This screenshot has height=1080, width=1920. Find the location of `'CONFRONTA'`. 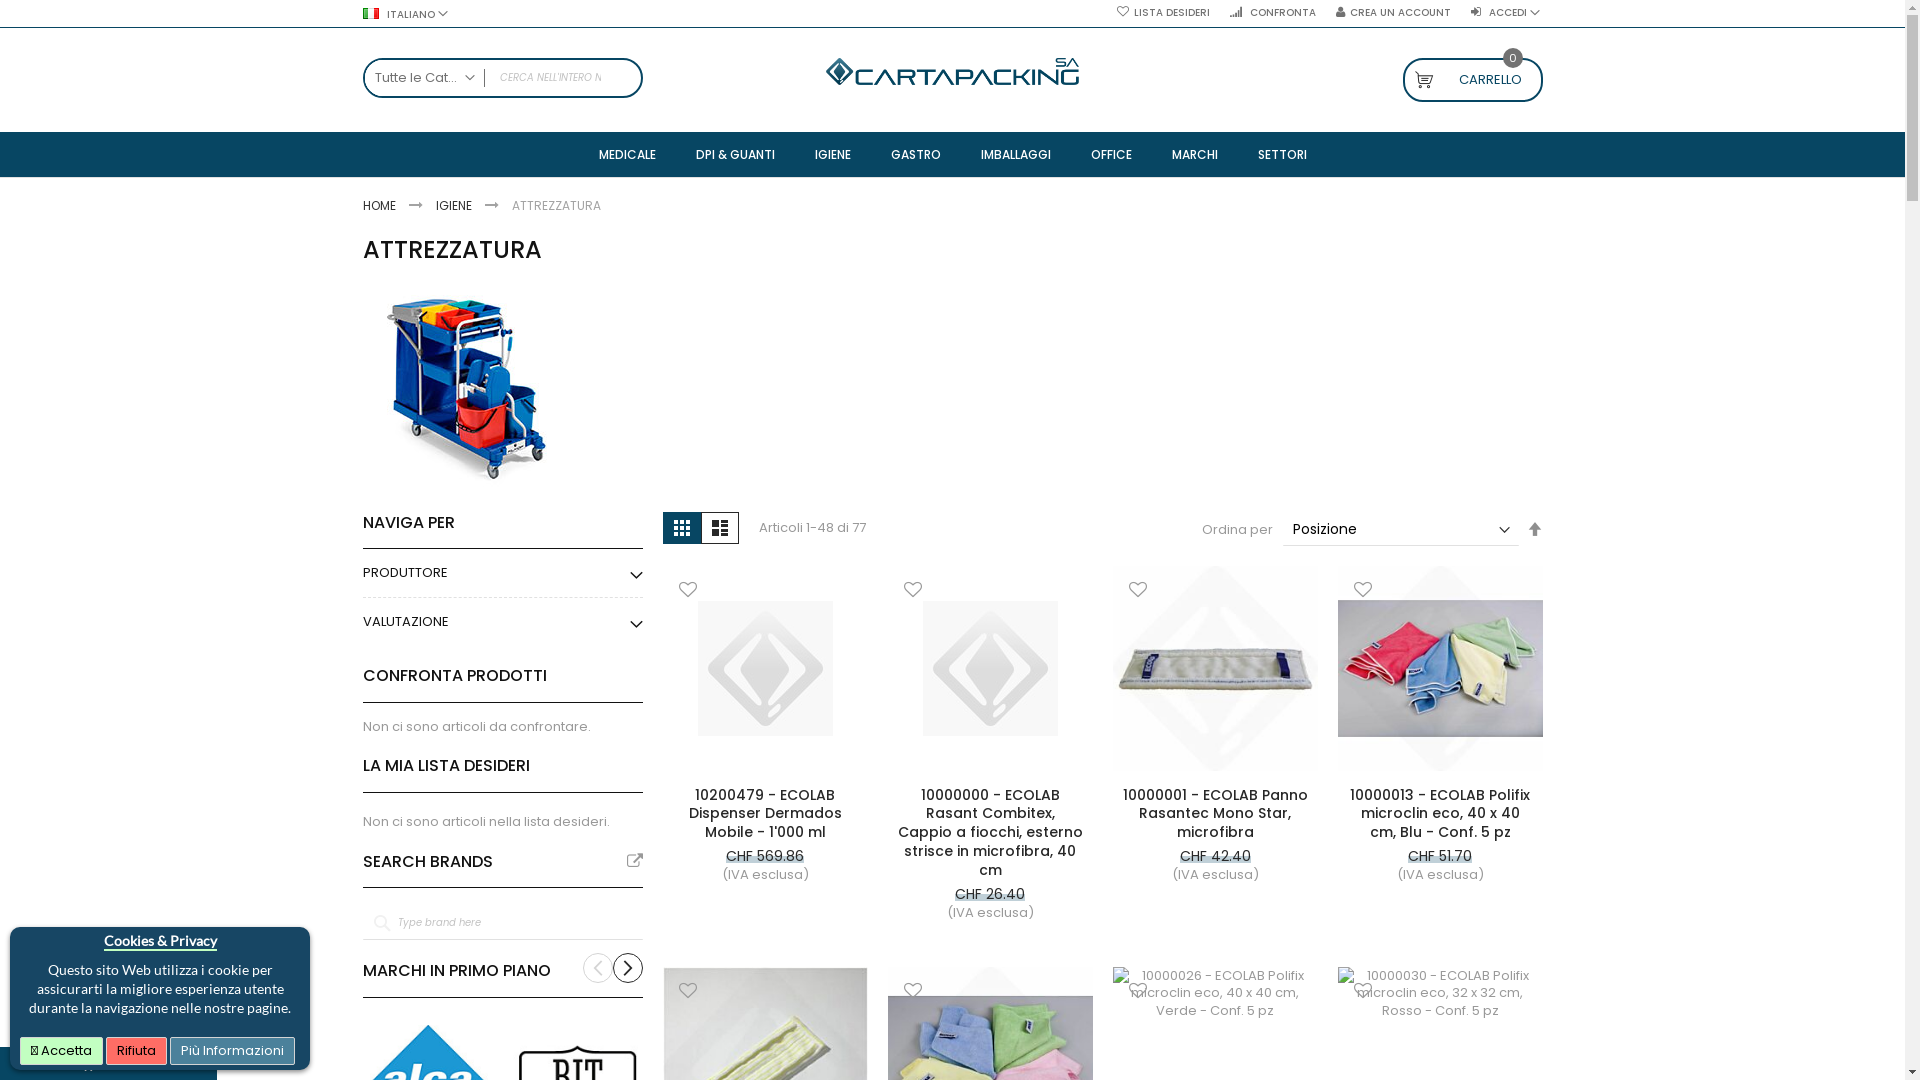

'CONFRONTA' is located at coordinates (1271, 12).